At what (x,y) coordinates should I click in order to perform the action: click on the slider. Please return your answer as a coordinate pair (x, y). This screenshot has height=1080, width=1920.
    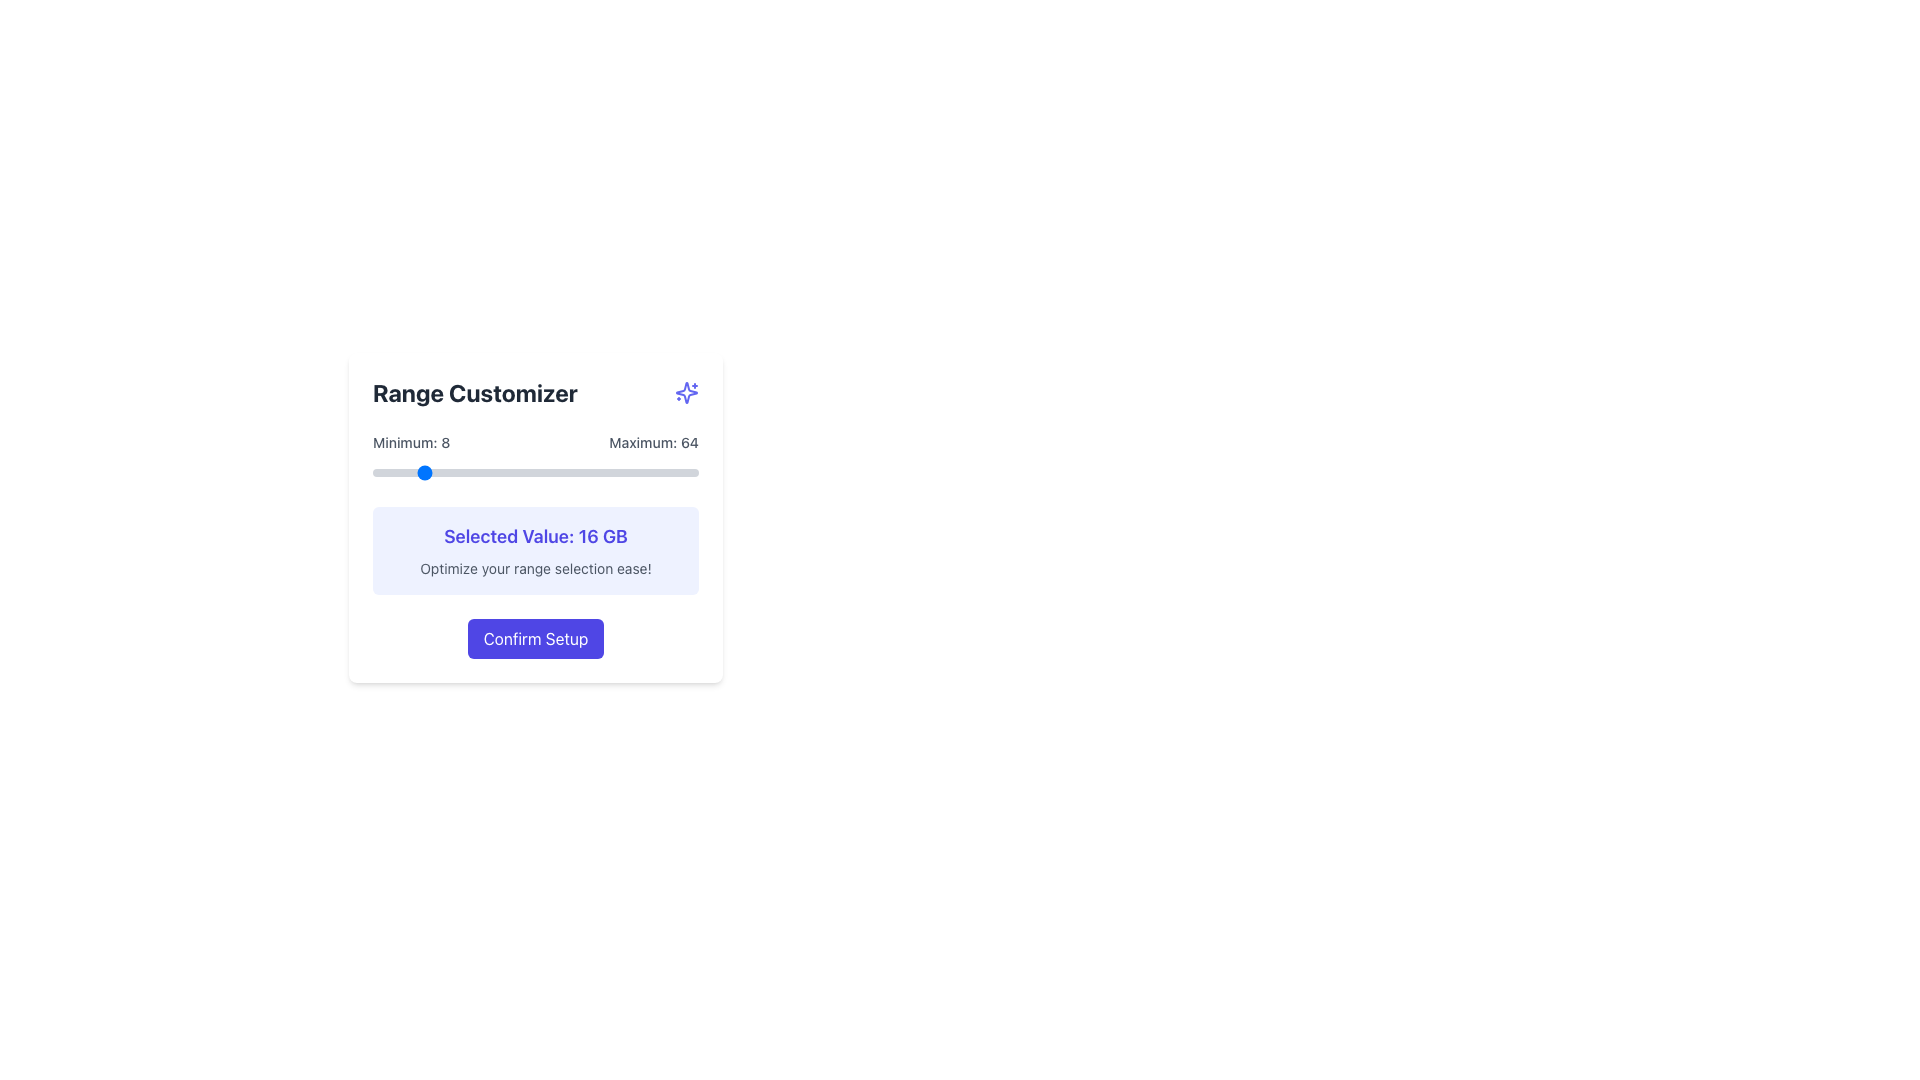
    Looking at the image, I should click on (453, 473).